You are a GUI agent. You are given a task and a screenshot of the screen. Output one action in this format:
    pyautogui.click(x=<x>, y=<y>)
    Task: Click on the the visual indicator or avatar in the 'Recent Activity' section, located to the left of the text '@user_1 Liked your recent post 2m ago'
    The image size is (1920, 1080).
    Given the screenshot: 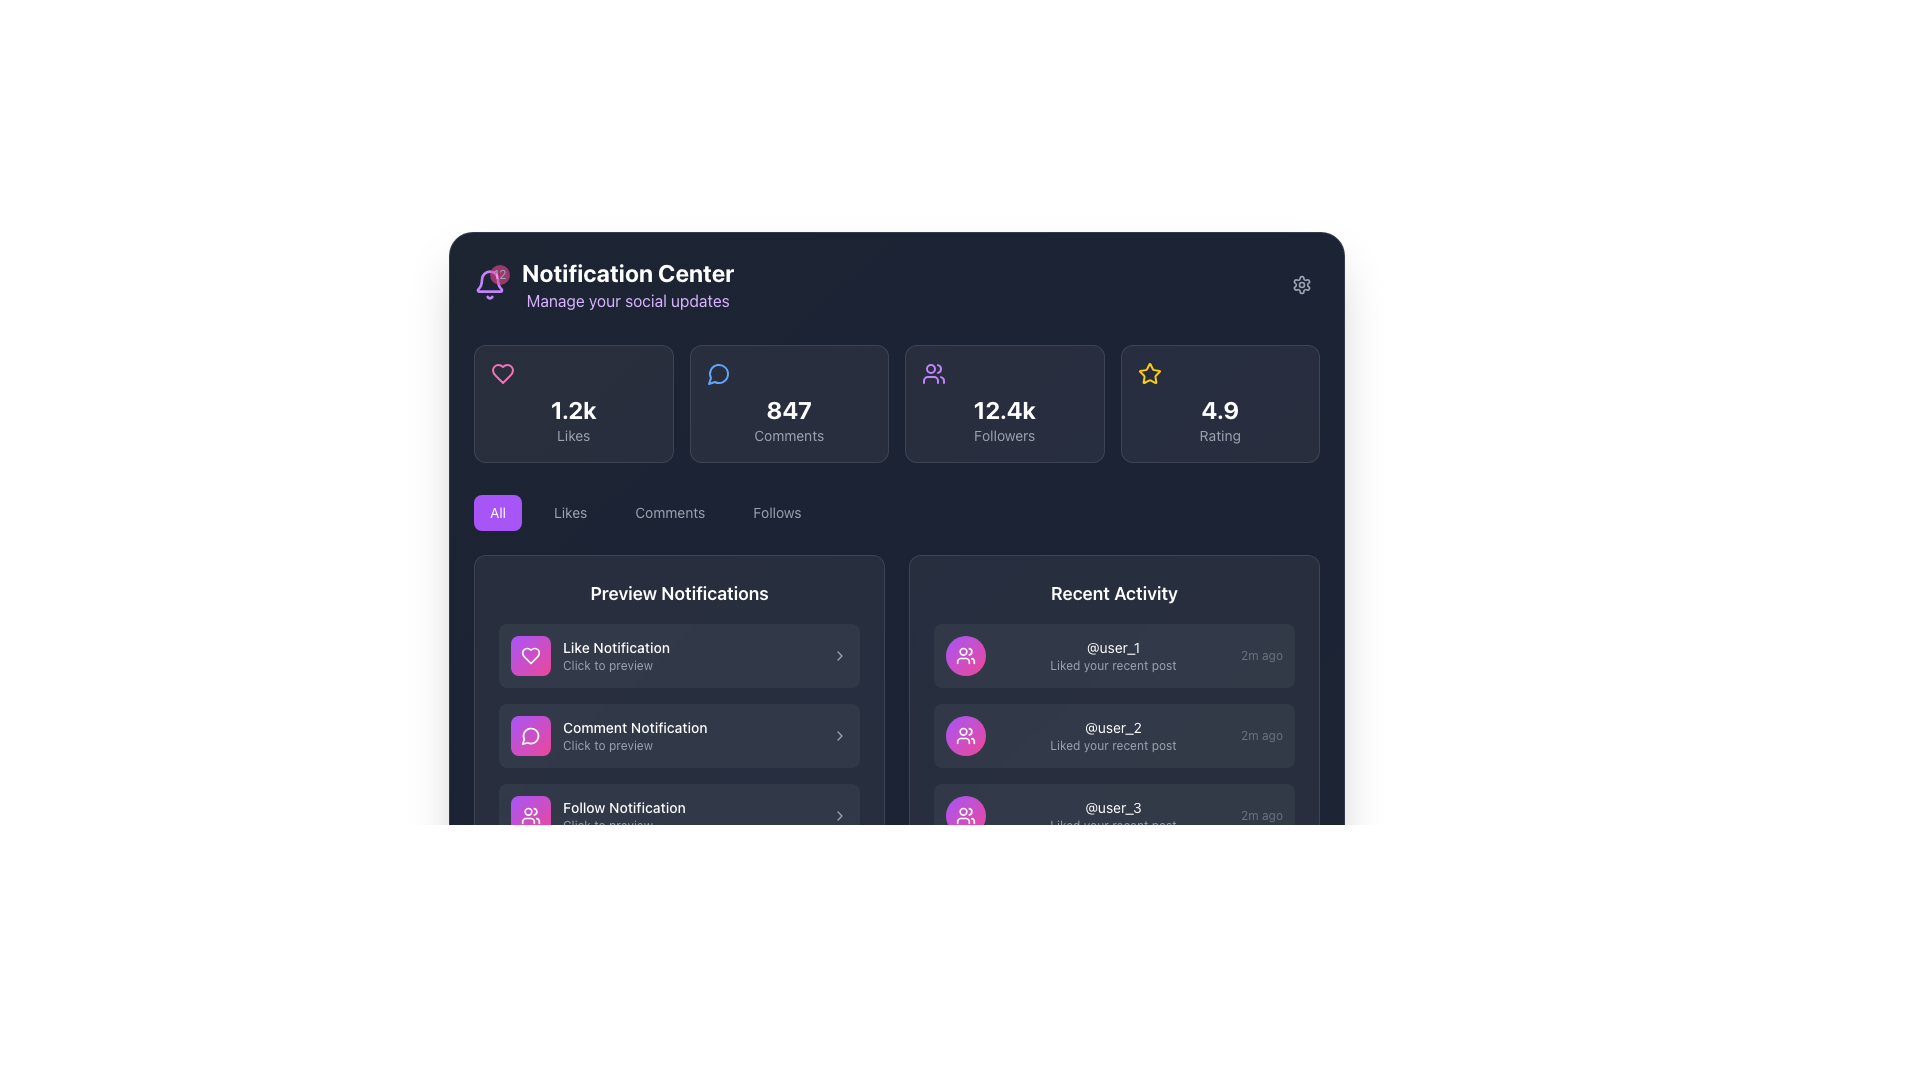 What is the action you would take?
    pyautogui.click(x=965, y=655)
    